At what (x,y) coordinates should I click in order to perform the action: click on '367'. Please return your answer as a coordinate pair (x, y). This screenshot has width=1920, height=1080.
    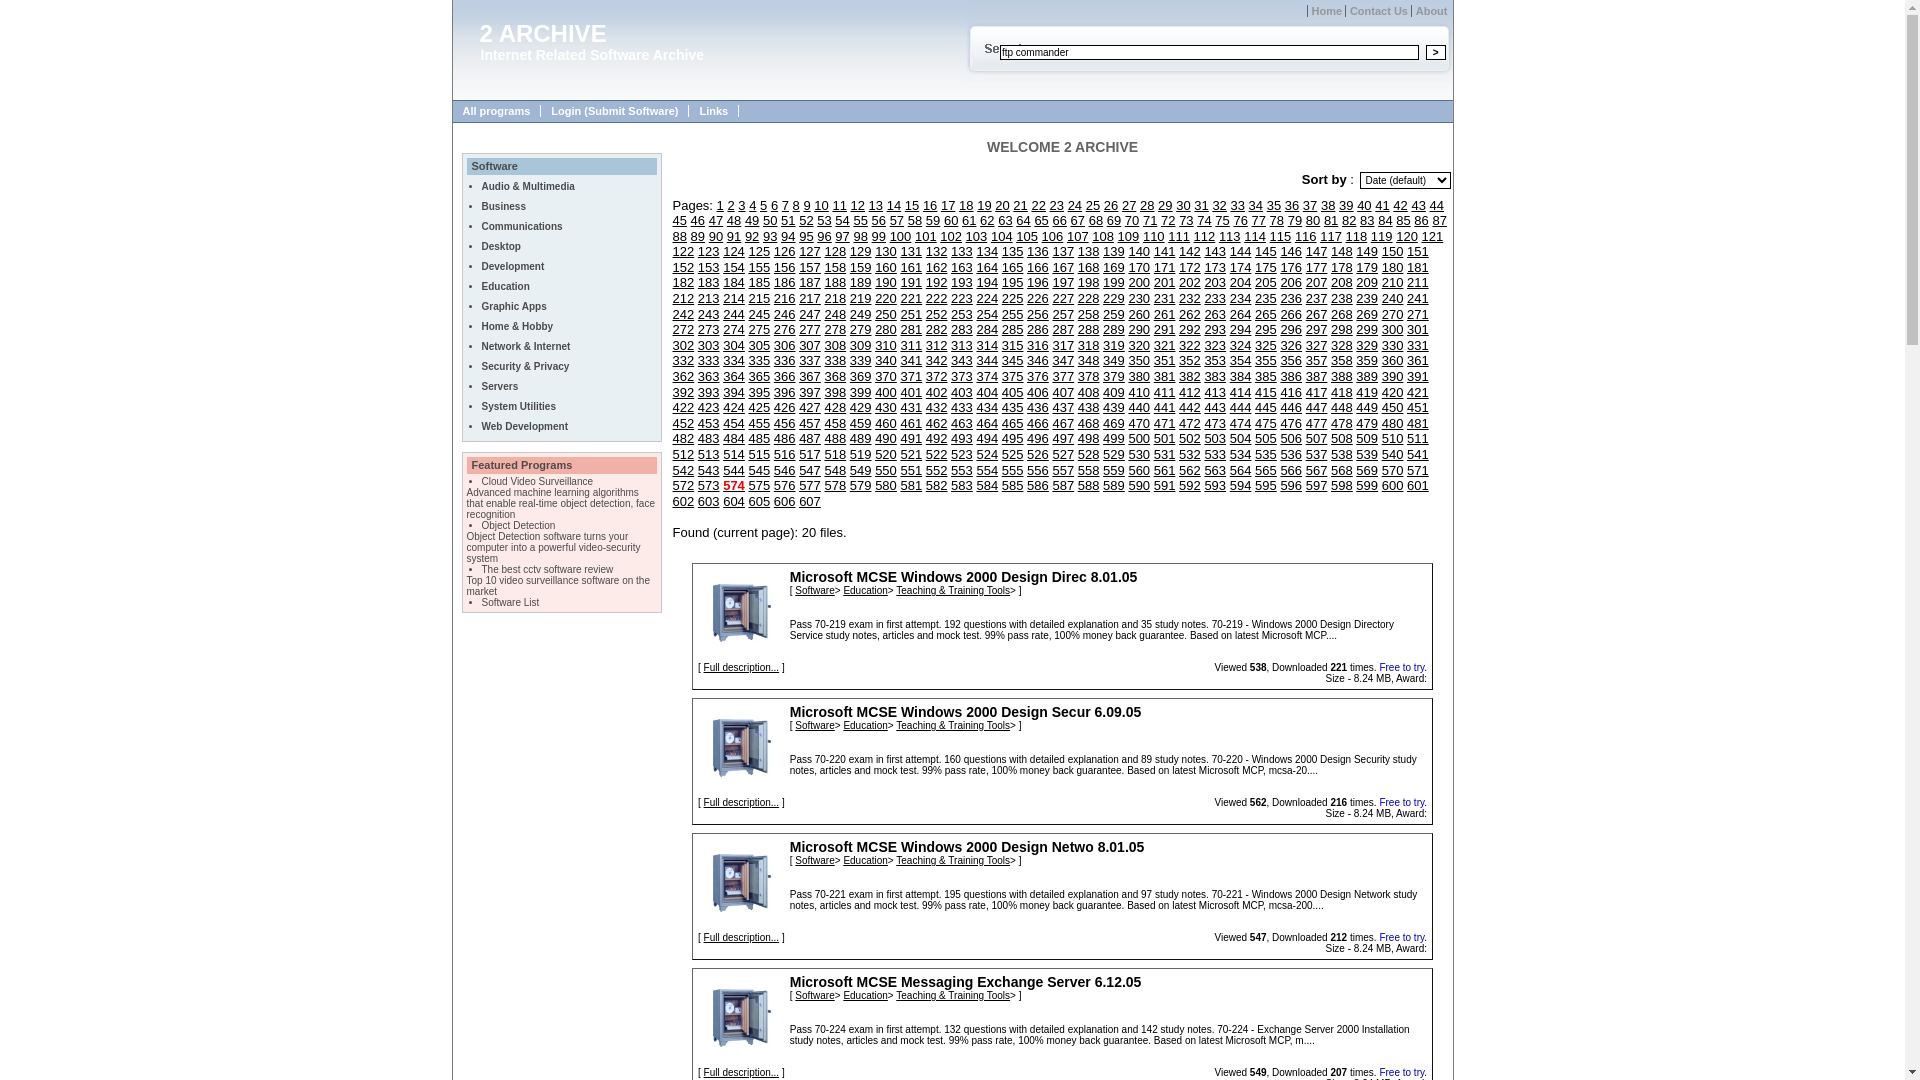
    Looking at the image, I should click on (797, 376).